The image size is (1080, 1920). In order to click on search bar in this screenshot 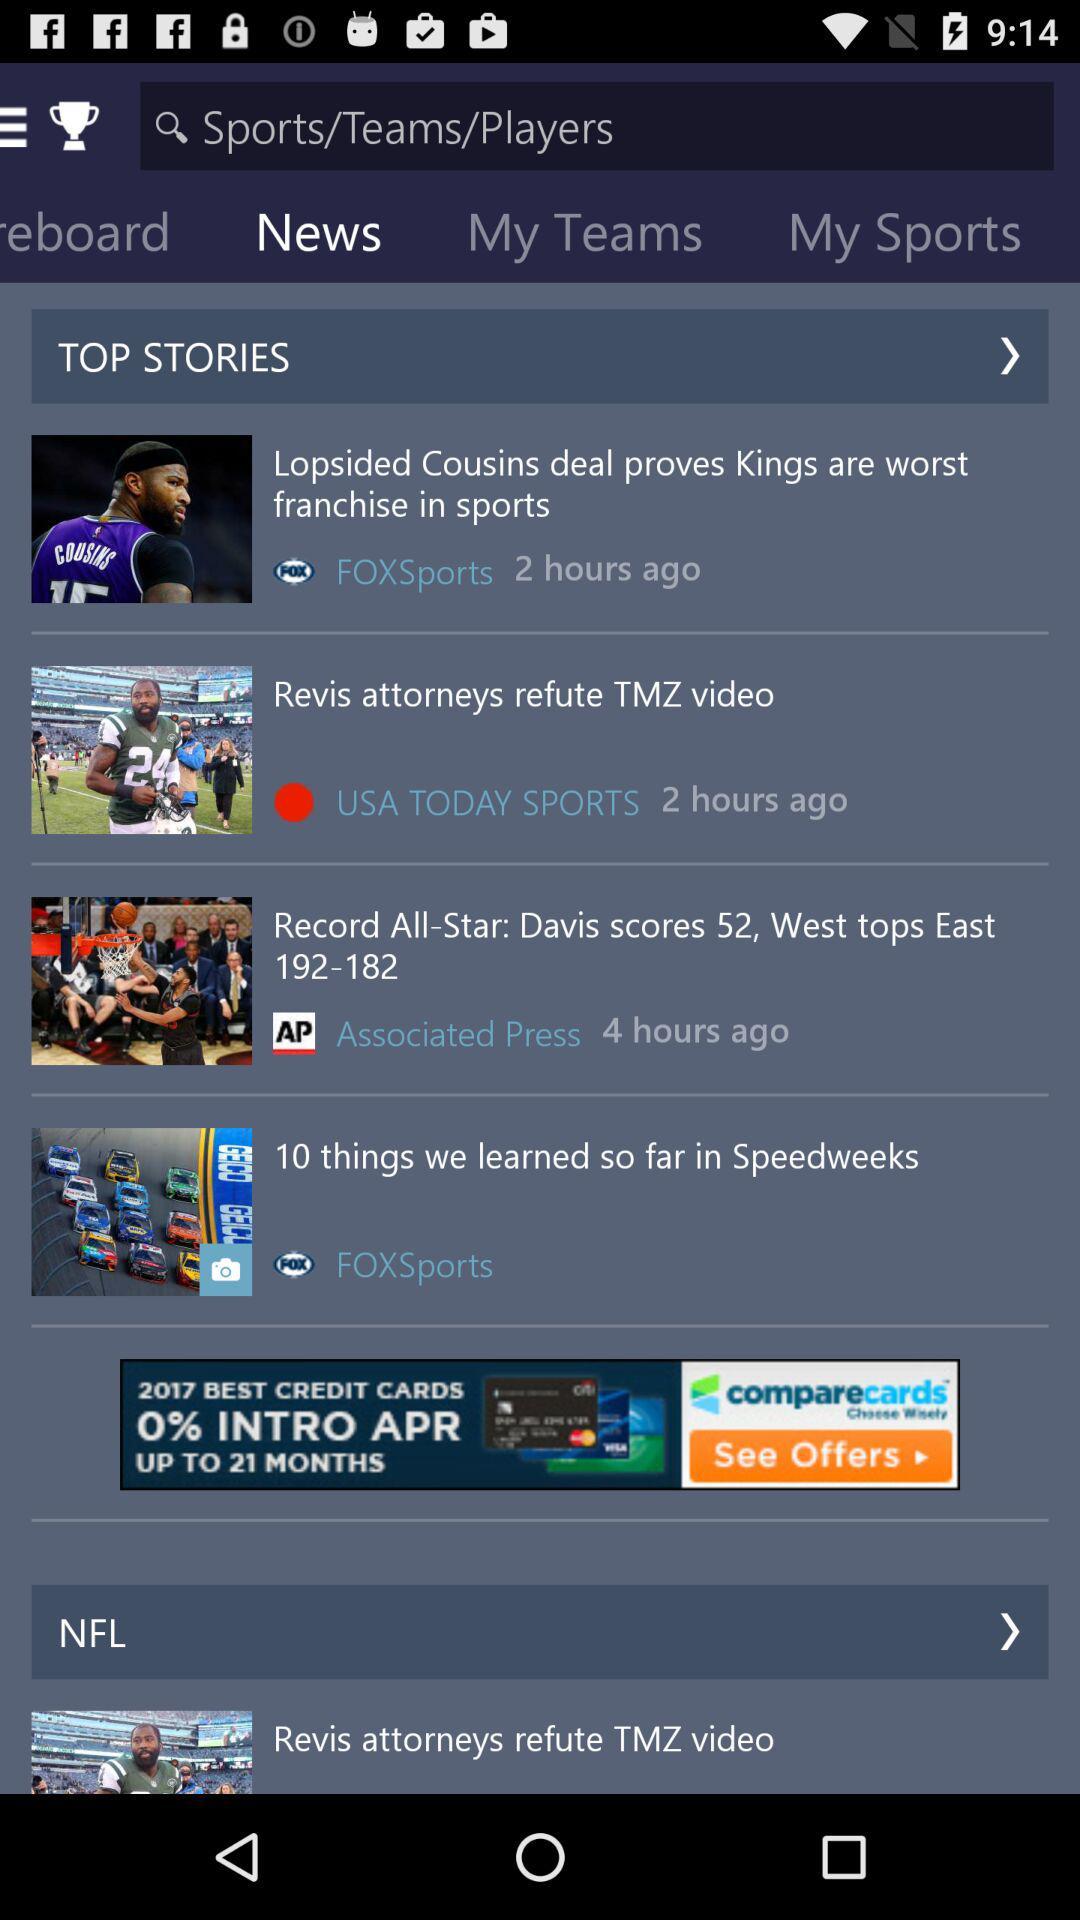, I will do `click(596, 124)`.